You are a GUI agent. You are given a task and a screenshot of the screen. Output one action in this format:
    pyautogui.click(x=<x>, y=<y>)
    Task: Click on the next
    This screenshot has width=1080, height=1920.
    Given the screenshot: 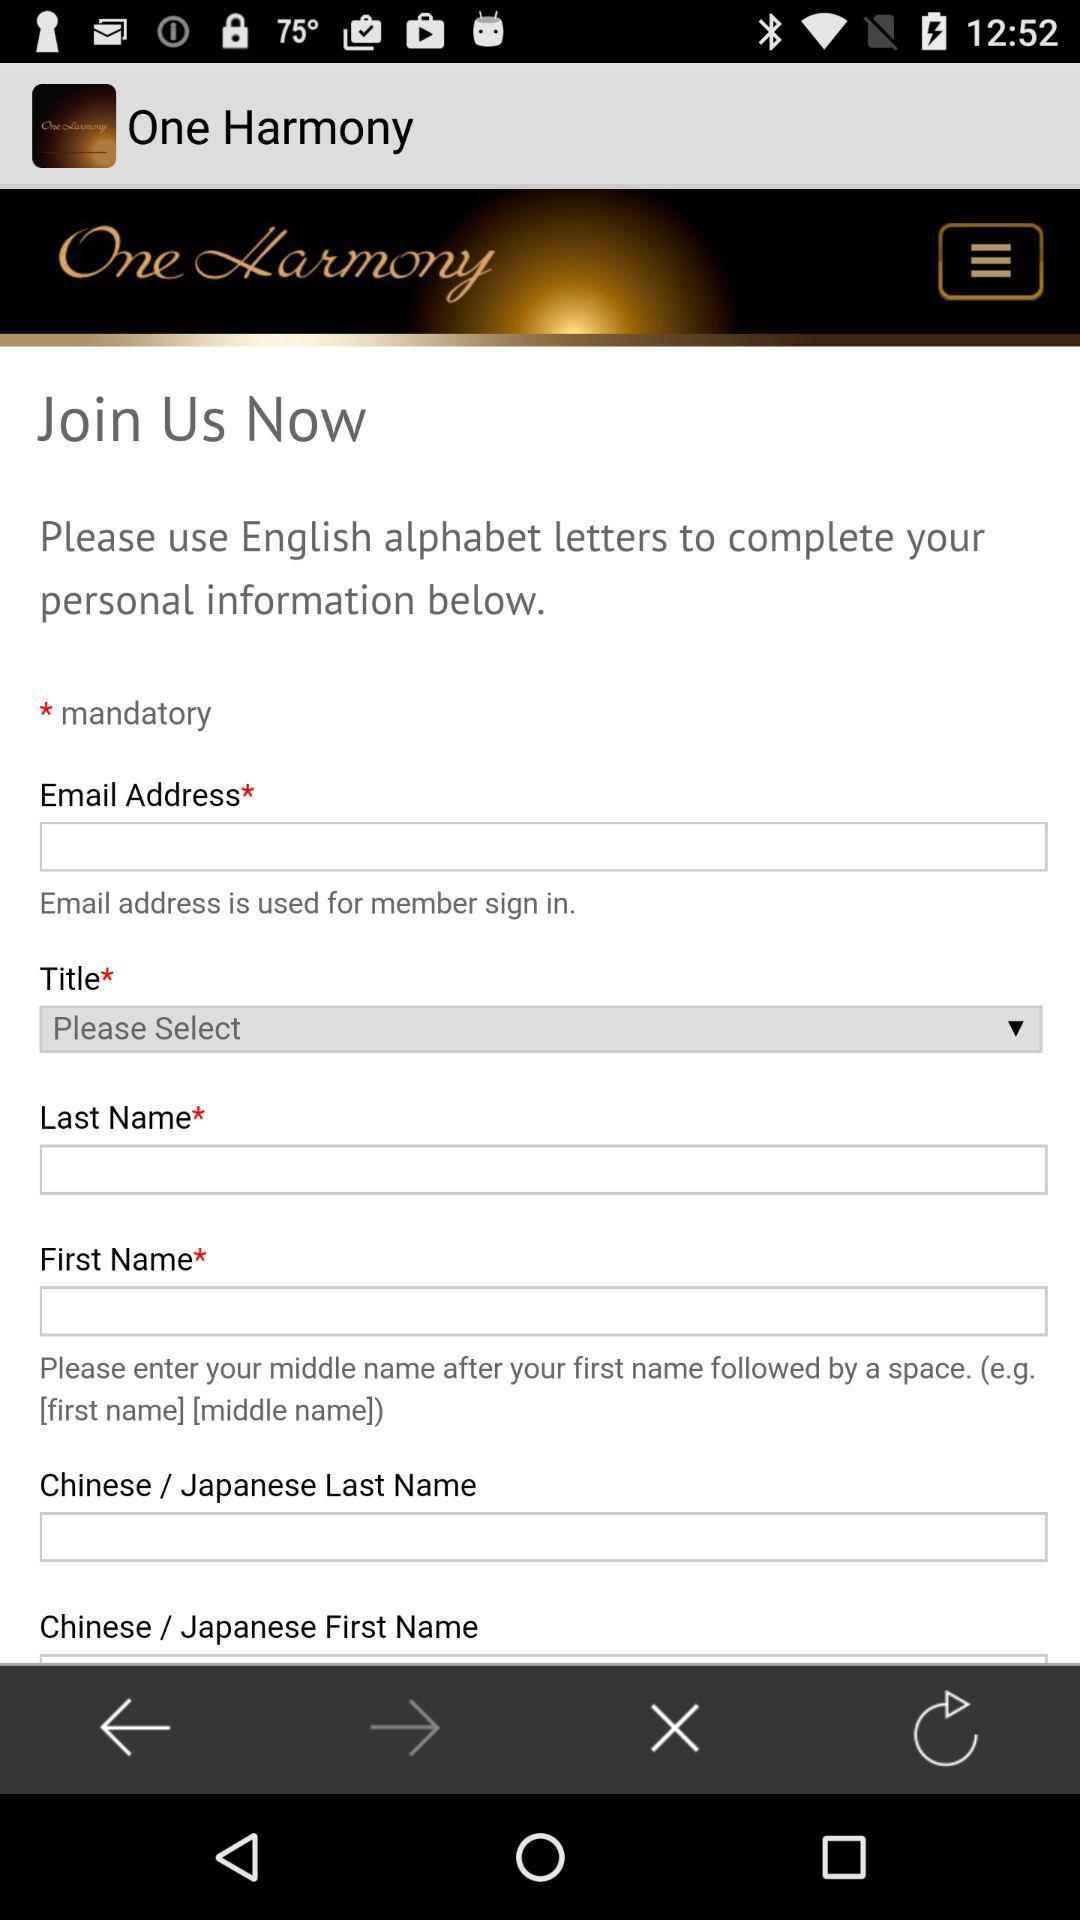 What is the action you would take?
    pyautogui.click(x=405, y=1727)
    